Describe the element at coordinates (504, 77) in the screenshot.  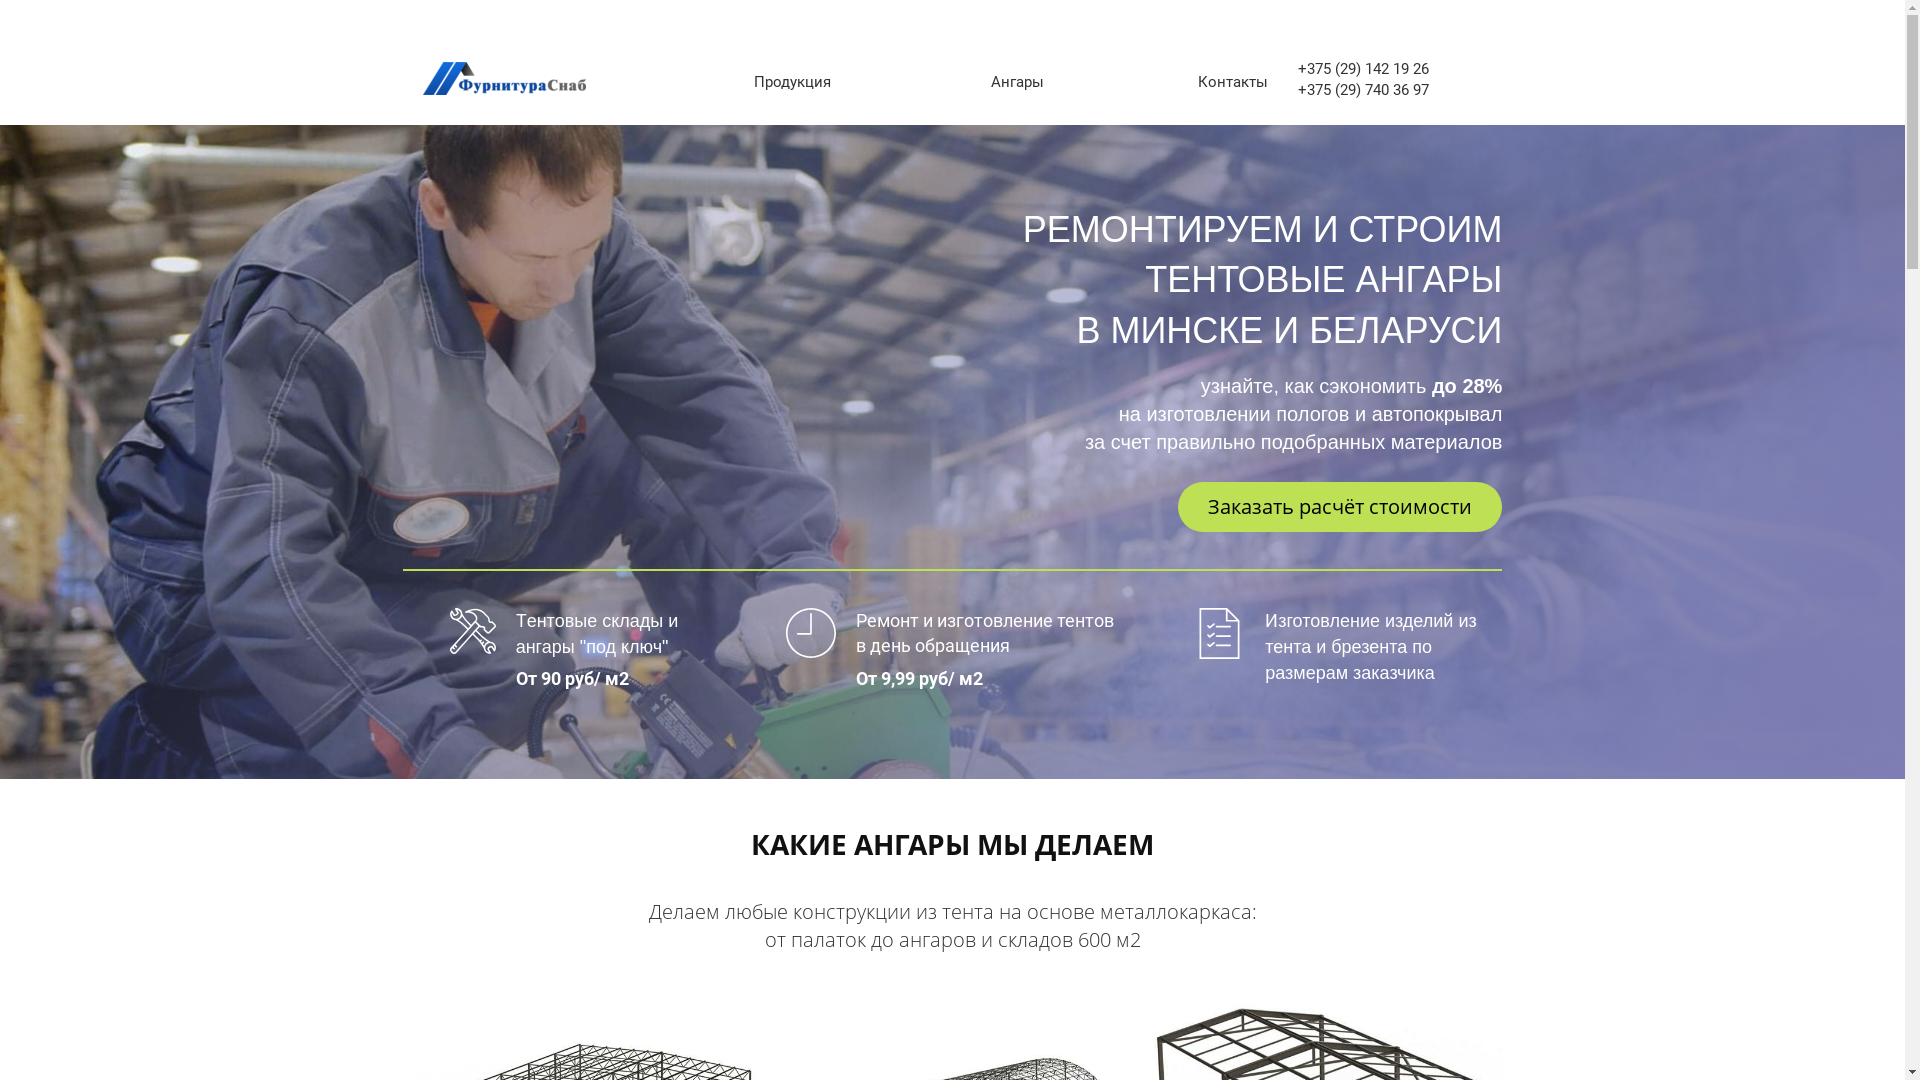
I see `'furniturasnab-logo'` at that location.